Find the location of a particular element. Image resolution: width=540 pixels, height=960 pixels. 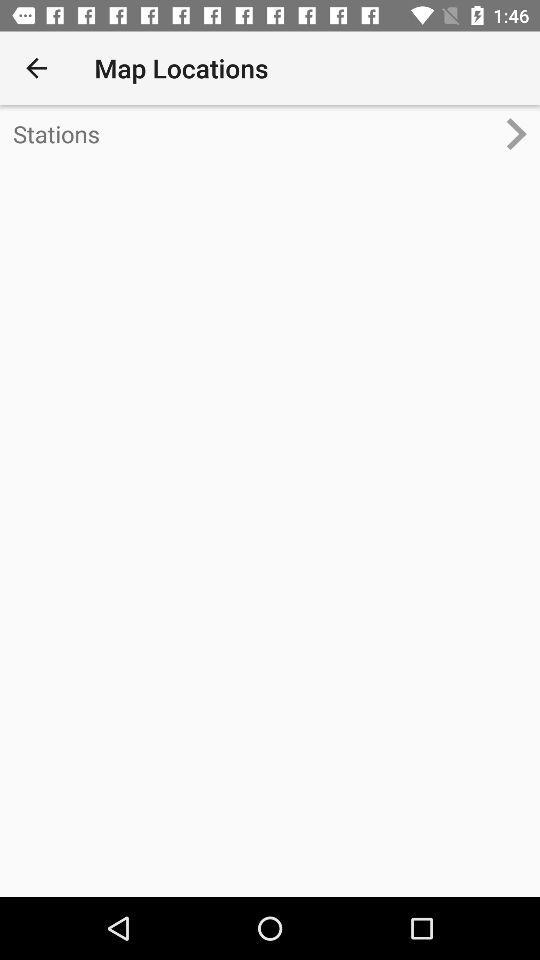

icon at the top left corner is located at coordinates (36, 68).